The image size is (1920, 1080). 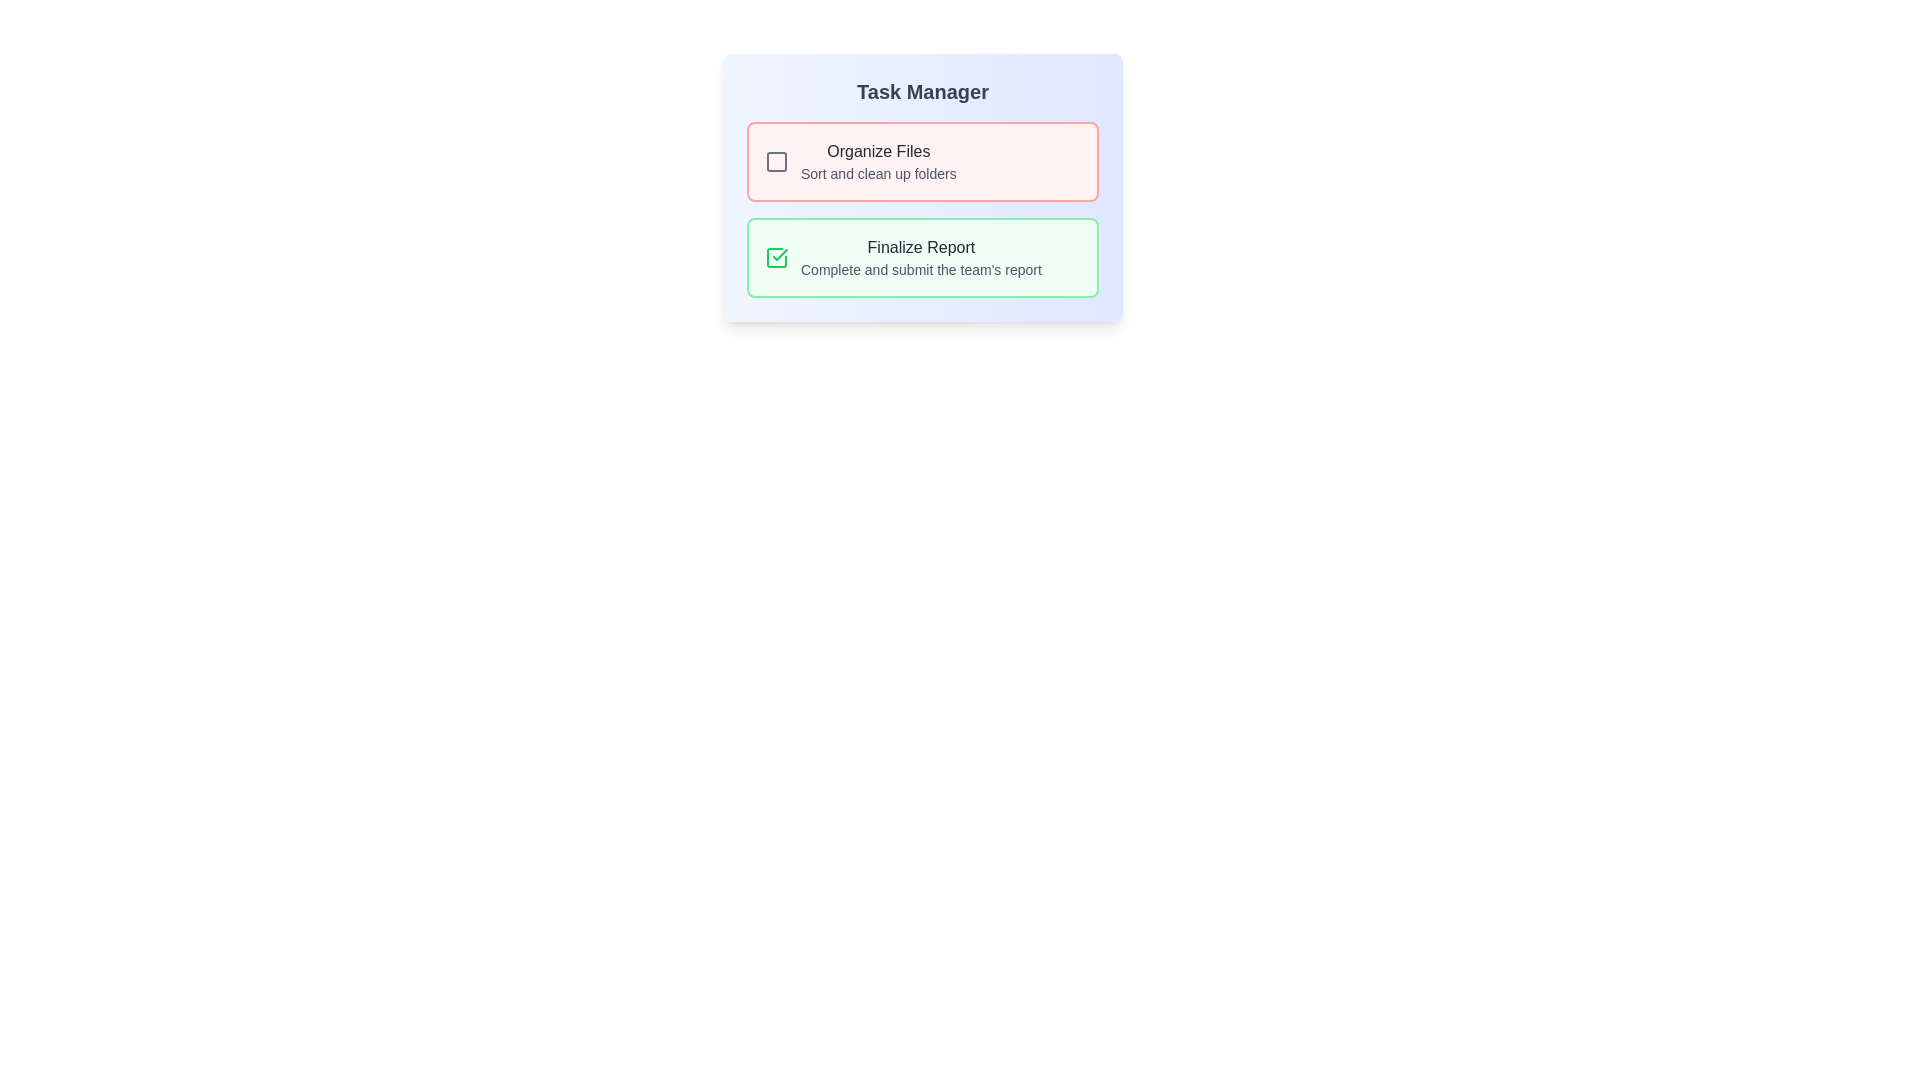 I want to click on the gray square icon with a rounded appearance located in the upper left portion of the red-bordered block containing the text 'Organize Files' and 'Sort and clean up folders', so click(x=776, y=161).